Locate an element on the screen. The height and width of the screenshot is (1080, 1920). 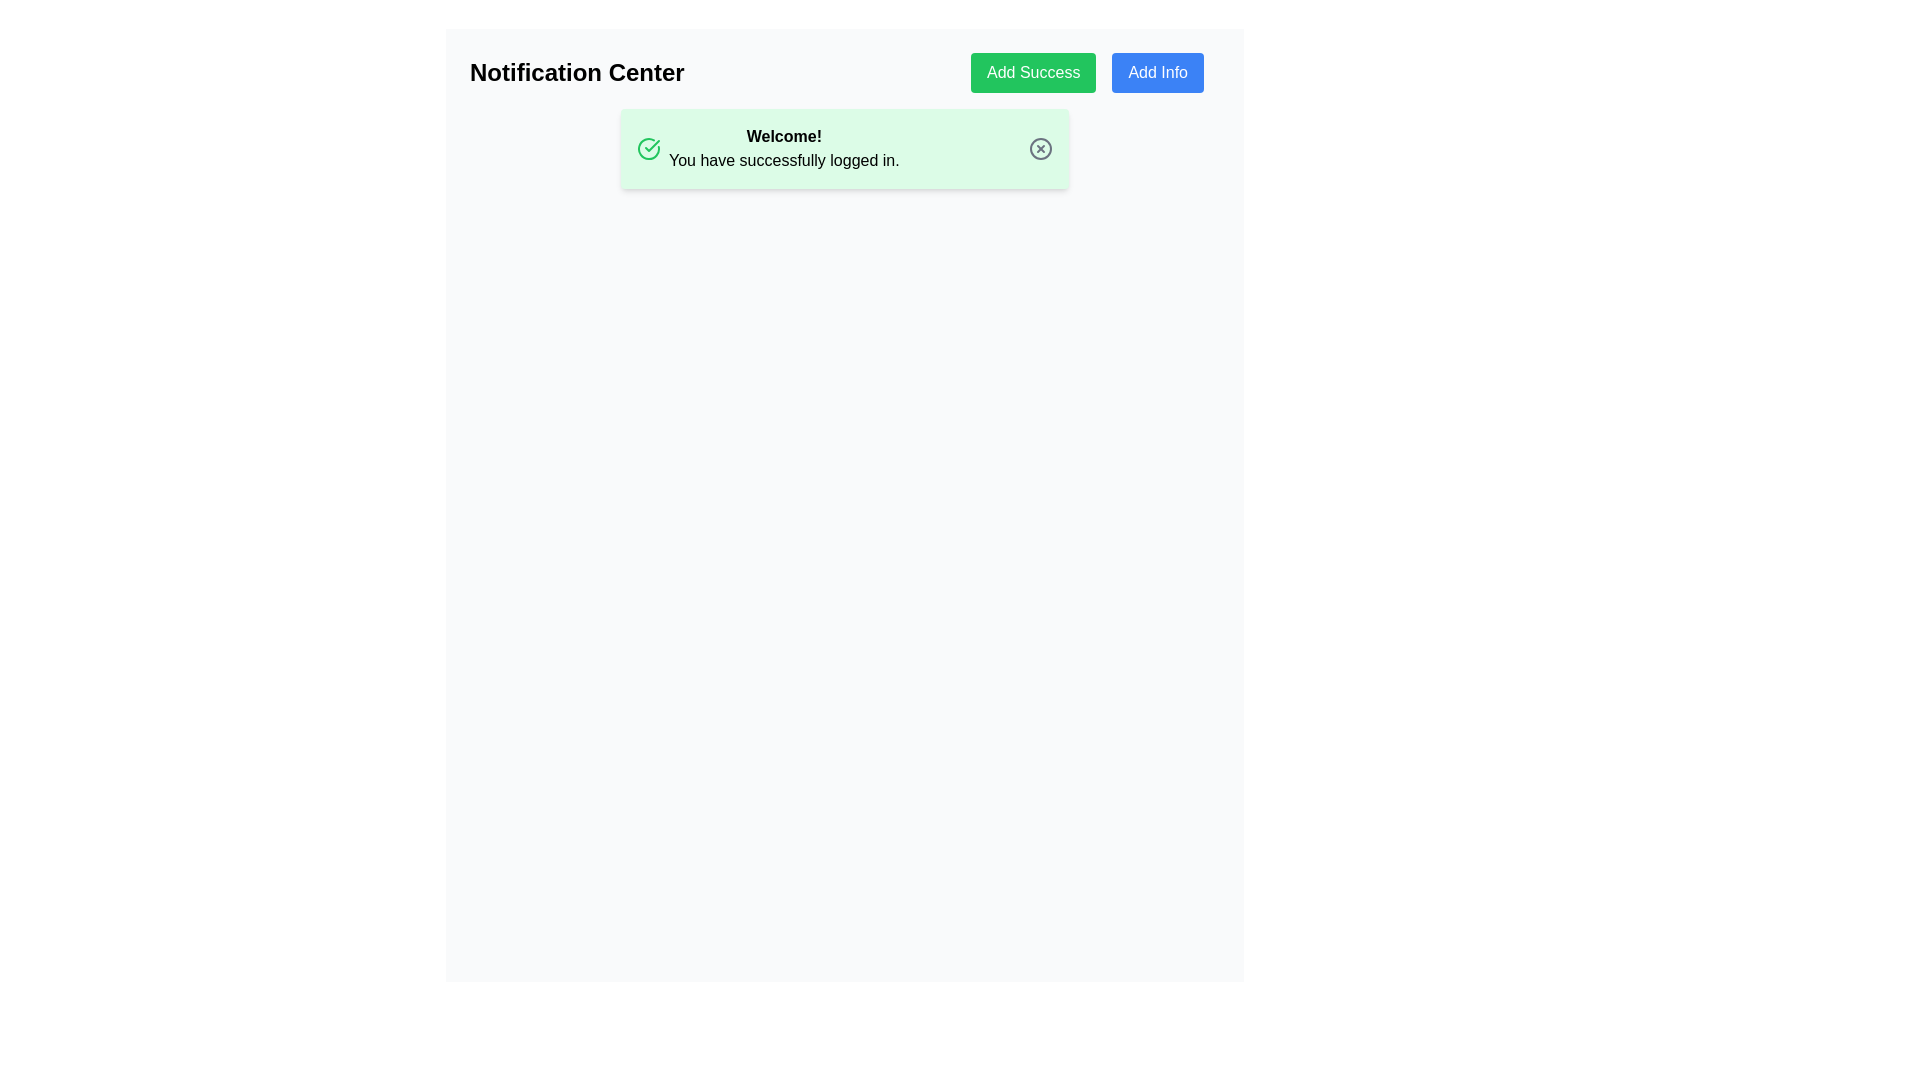
the success icon located on the left side near the phrase 'Welcome! You have successfully logged in.' is located at coordinates (648, 148).